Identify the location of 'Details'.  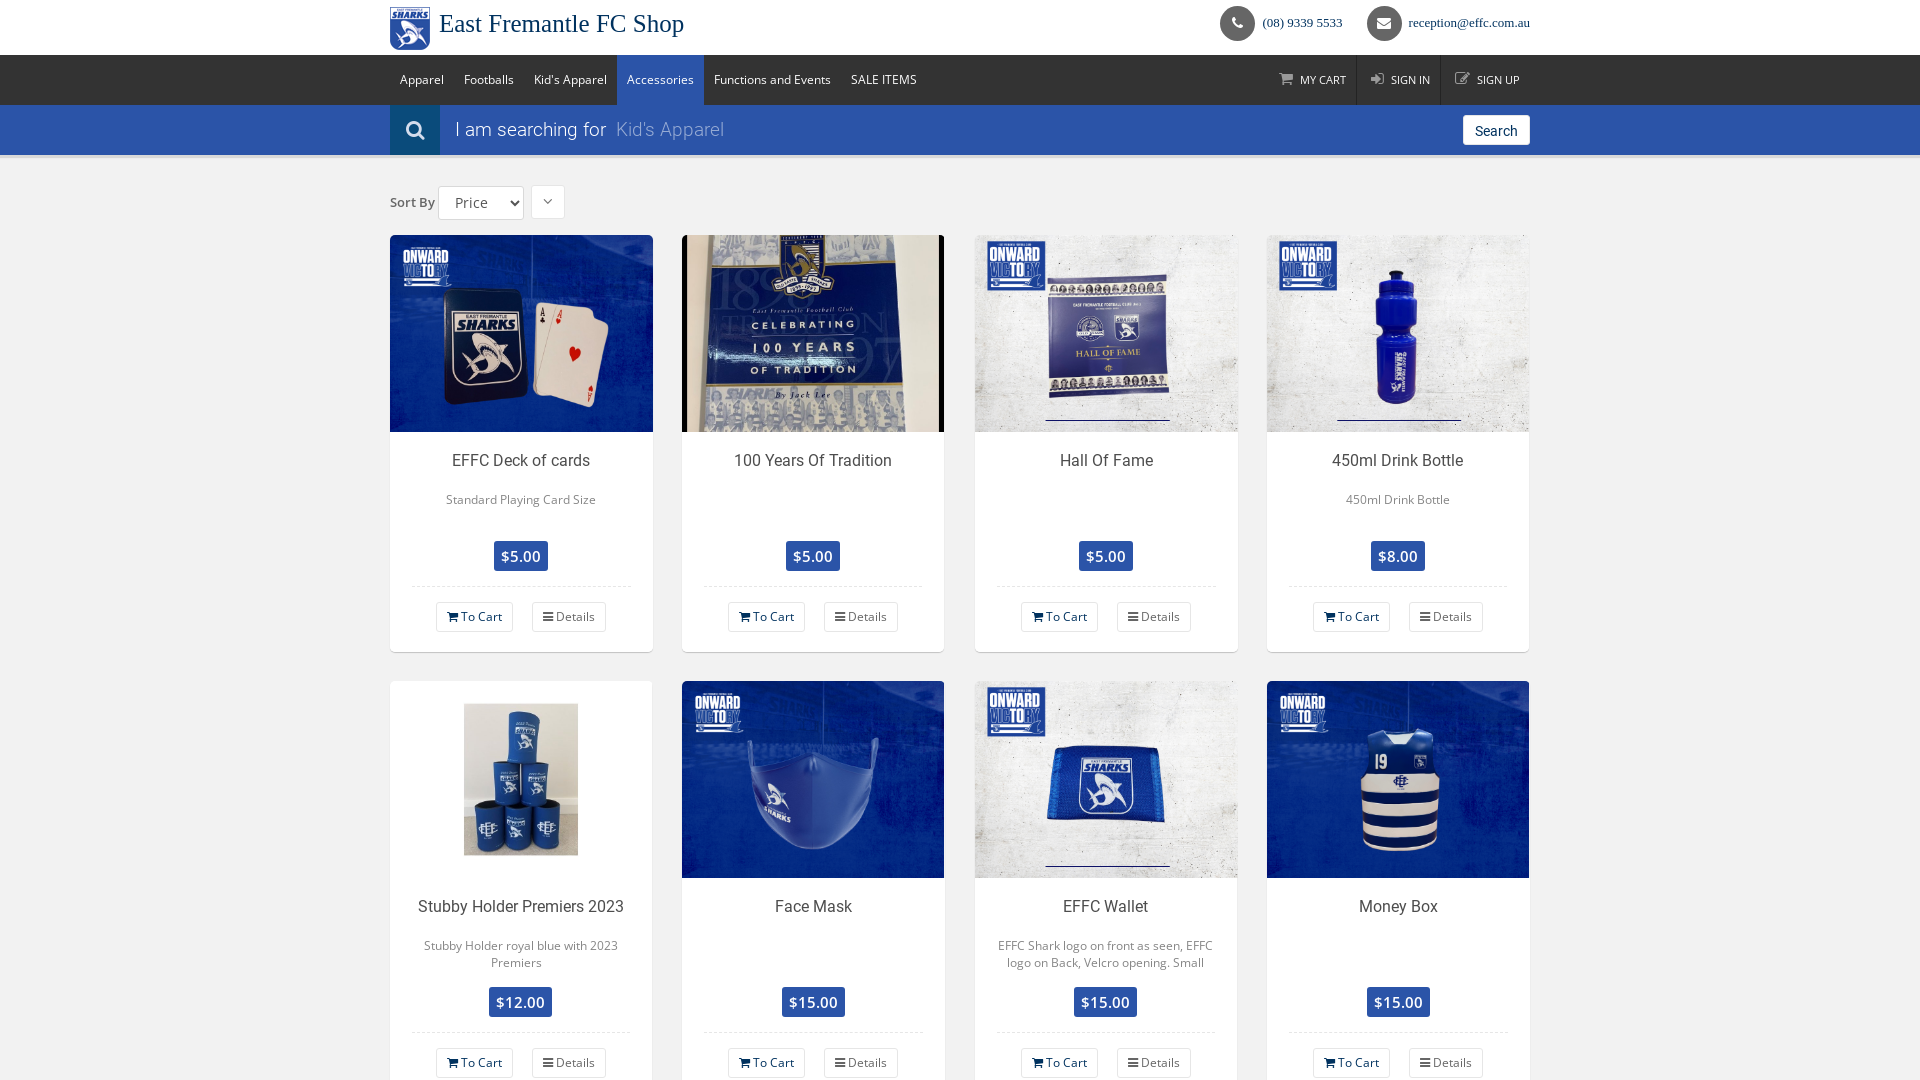
(860, 616).